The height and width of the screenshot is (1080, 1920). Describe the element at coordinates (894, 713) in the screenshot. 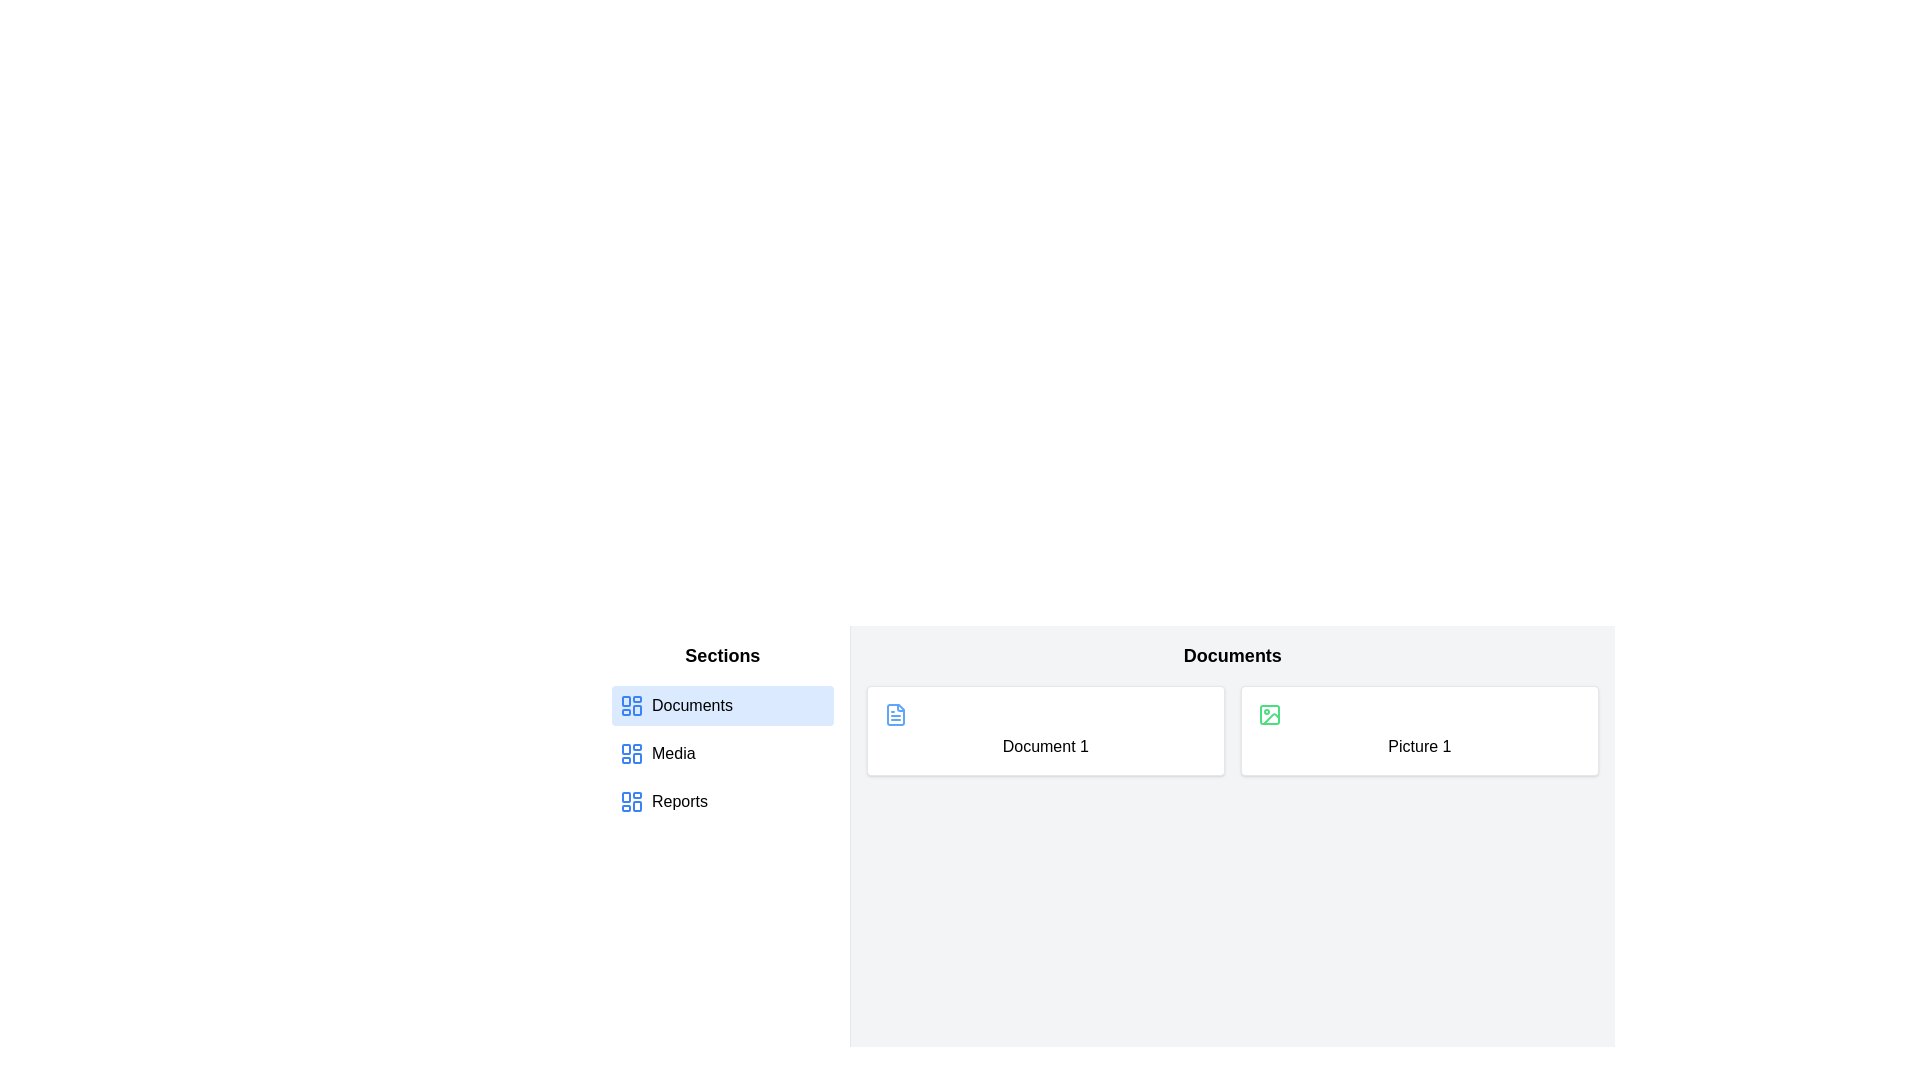

I see `the first graphical icon in the 'Documents' section, which visually represents a document-related action or content` at that location.